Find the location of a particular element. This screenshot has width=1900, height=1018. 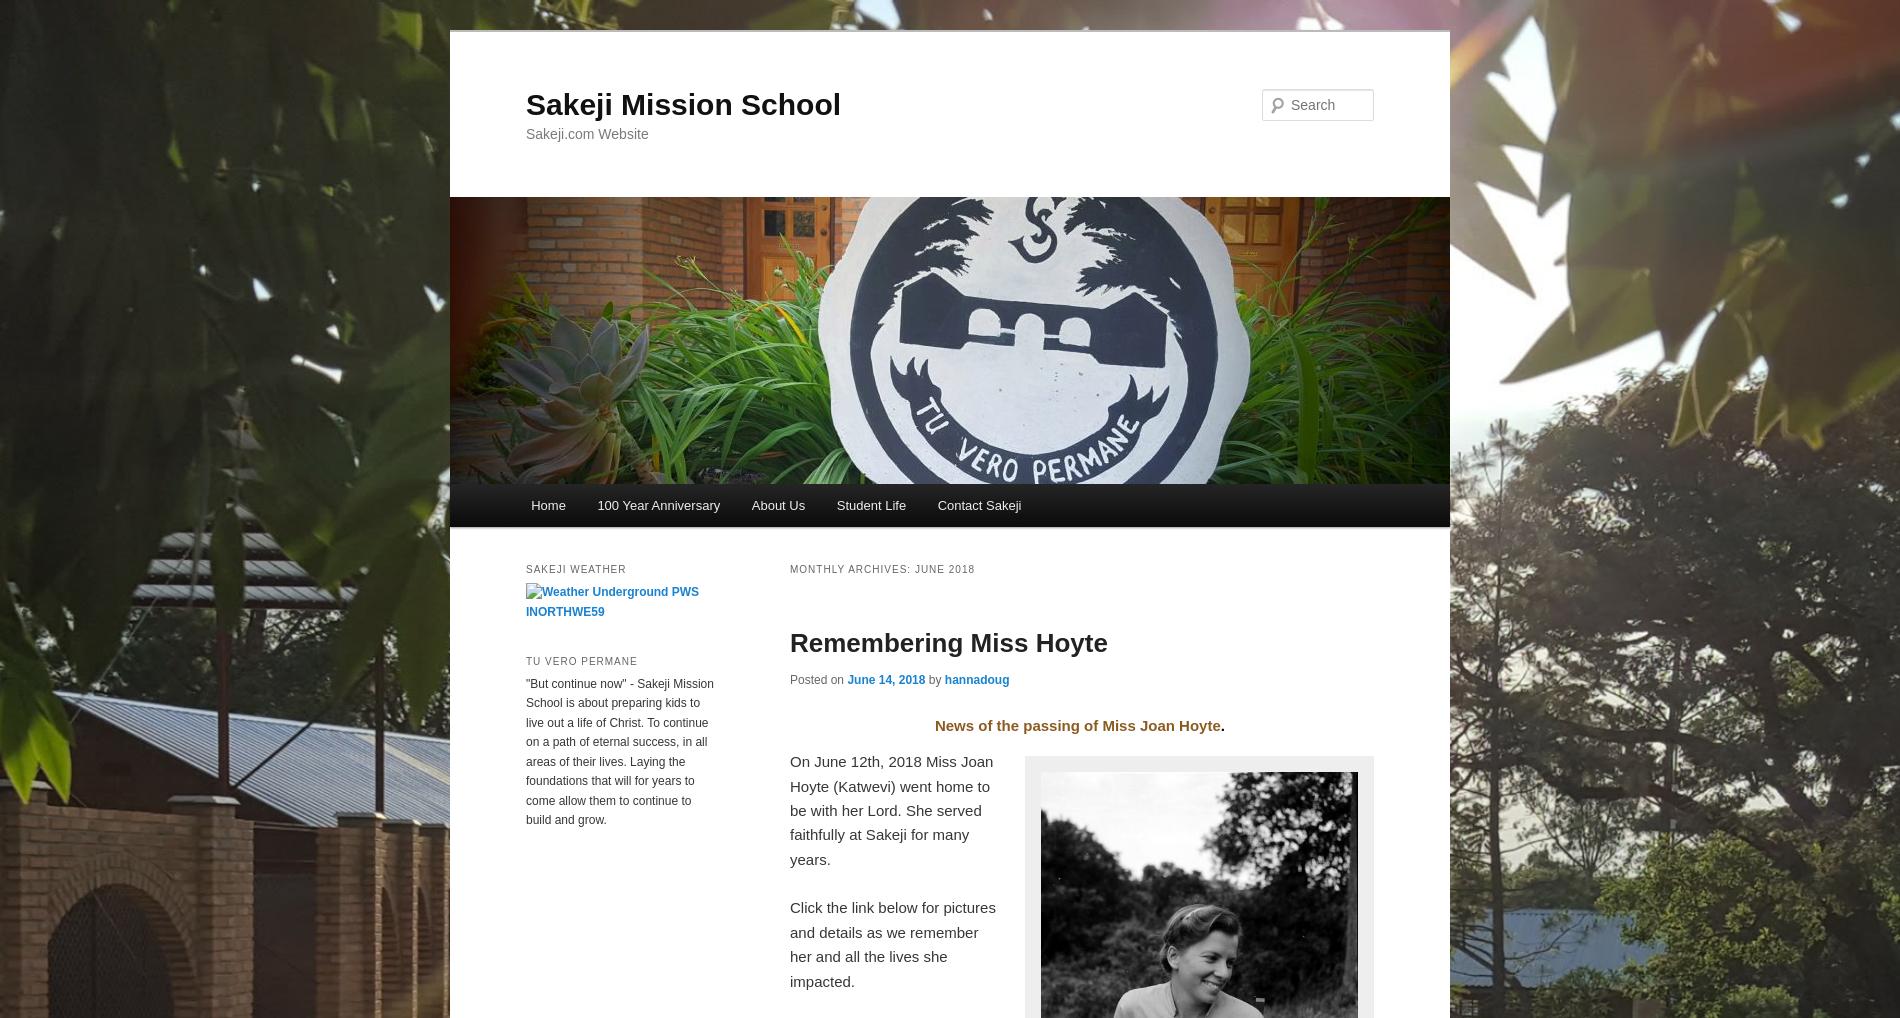

'TU VERO PERMANE' is located at coordinates (581, 659).